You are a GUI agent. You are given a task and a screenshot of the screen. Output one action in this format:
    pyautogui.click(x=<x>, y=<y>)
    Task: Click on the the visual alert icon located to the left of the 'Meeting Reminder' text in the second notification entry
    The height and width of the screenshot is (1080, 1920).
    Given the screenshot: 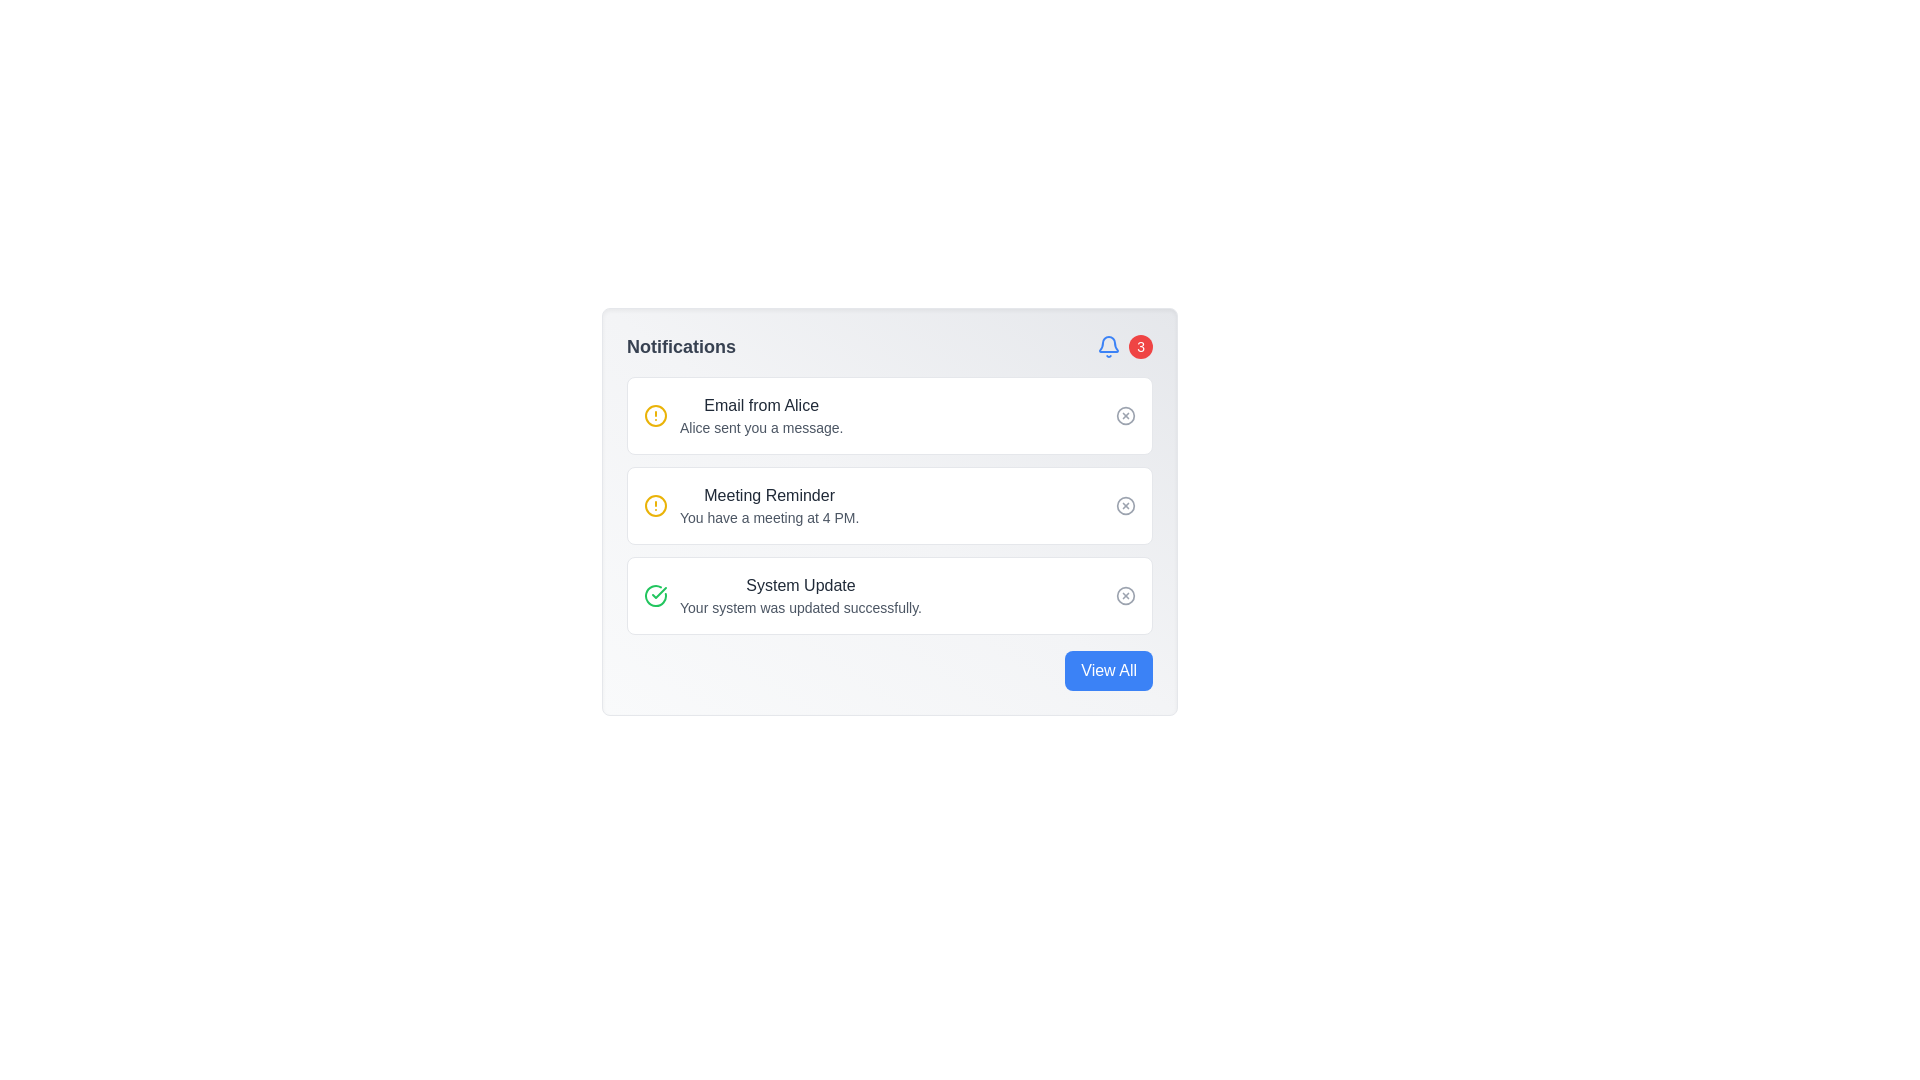 What is the action you would take?
    pyautogui.click(x=656, y=504)
    